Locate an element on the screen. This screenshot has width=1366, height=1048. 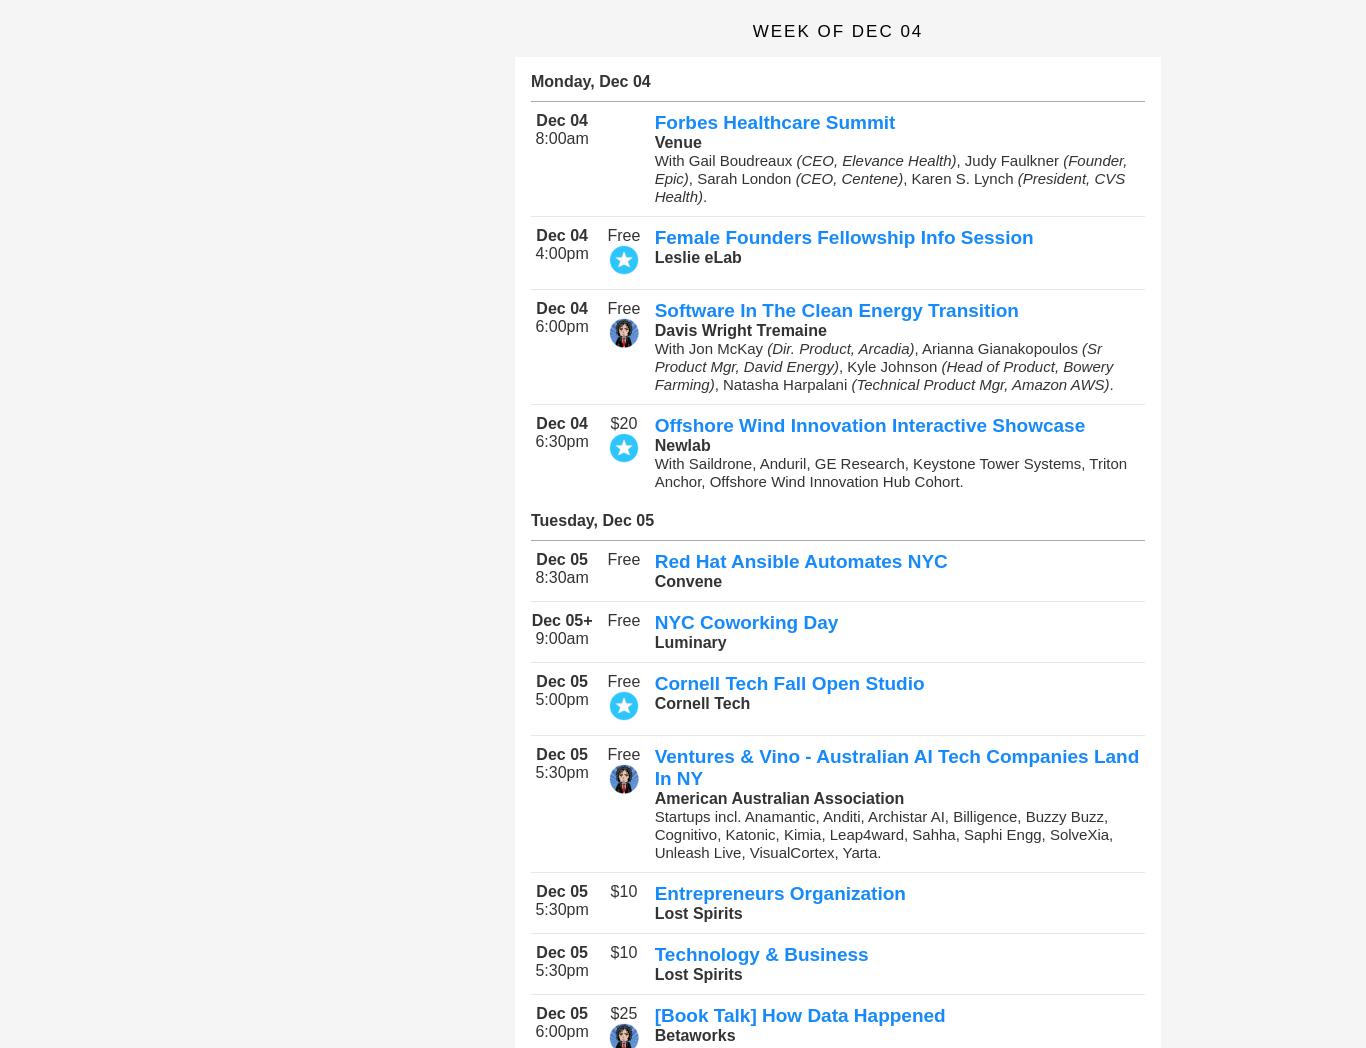
'(Technical Product Mgr, Amazon AWS)' is located at coordinates (979, 383).